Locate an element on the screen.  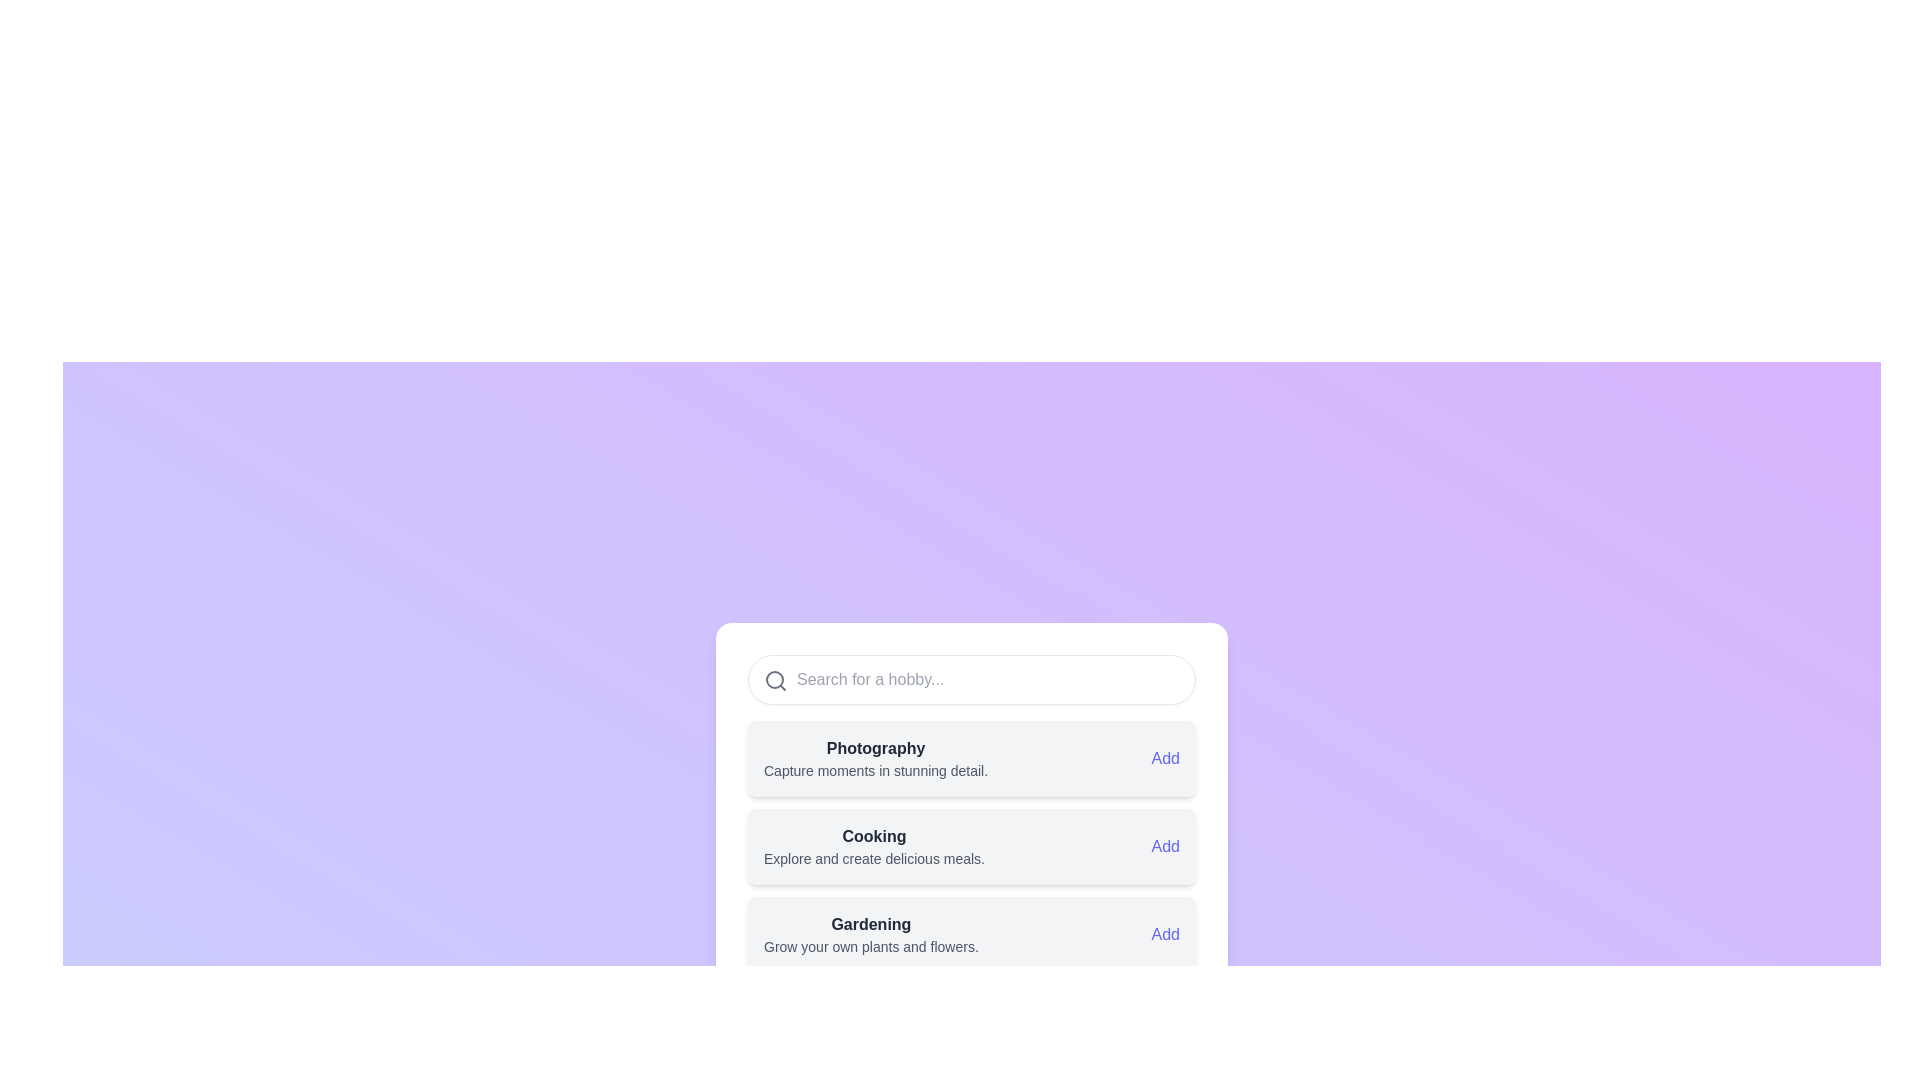
the text label that provides a brief description of a gardening-related hobby, located in the third card of the vertically stacked list of hobby options is located at coordinates (871, 934).